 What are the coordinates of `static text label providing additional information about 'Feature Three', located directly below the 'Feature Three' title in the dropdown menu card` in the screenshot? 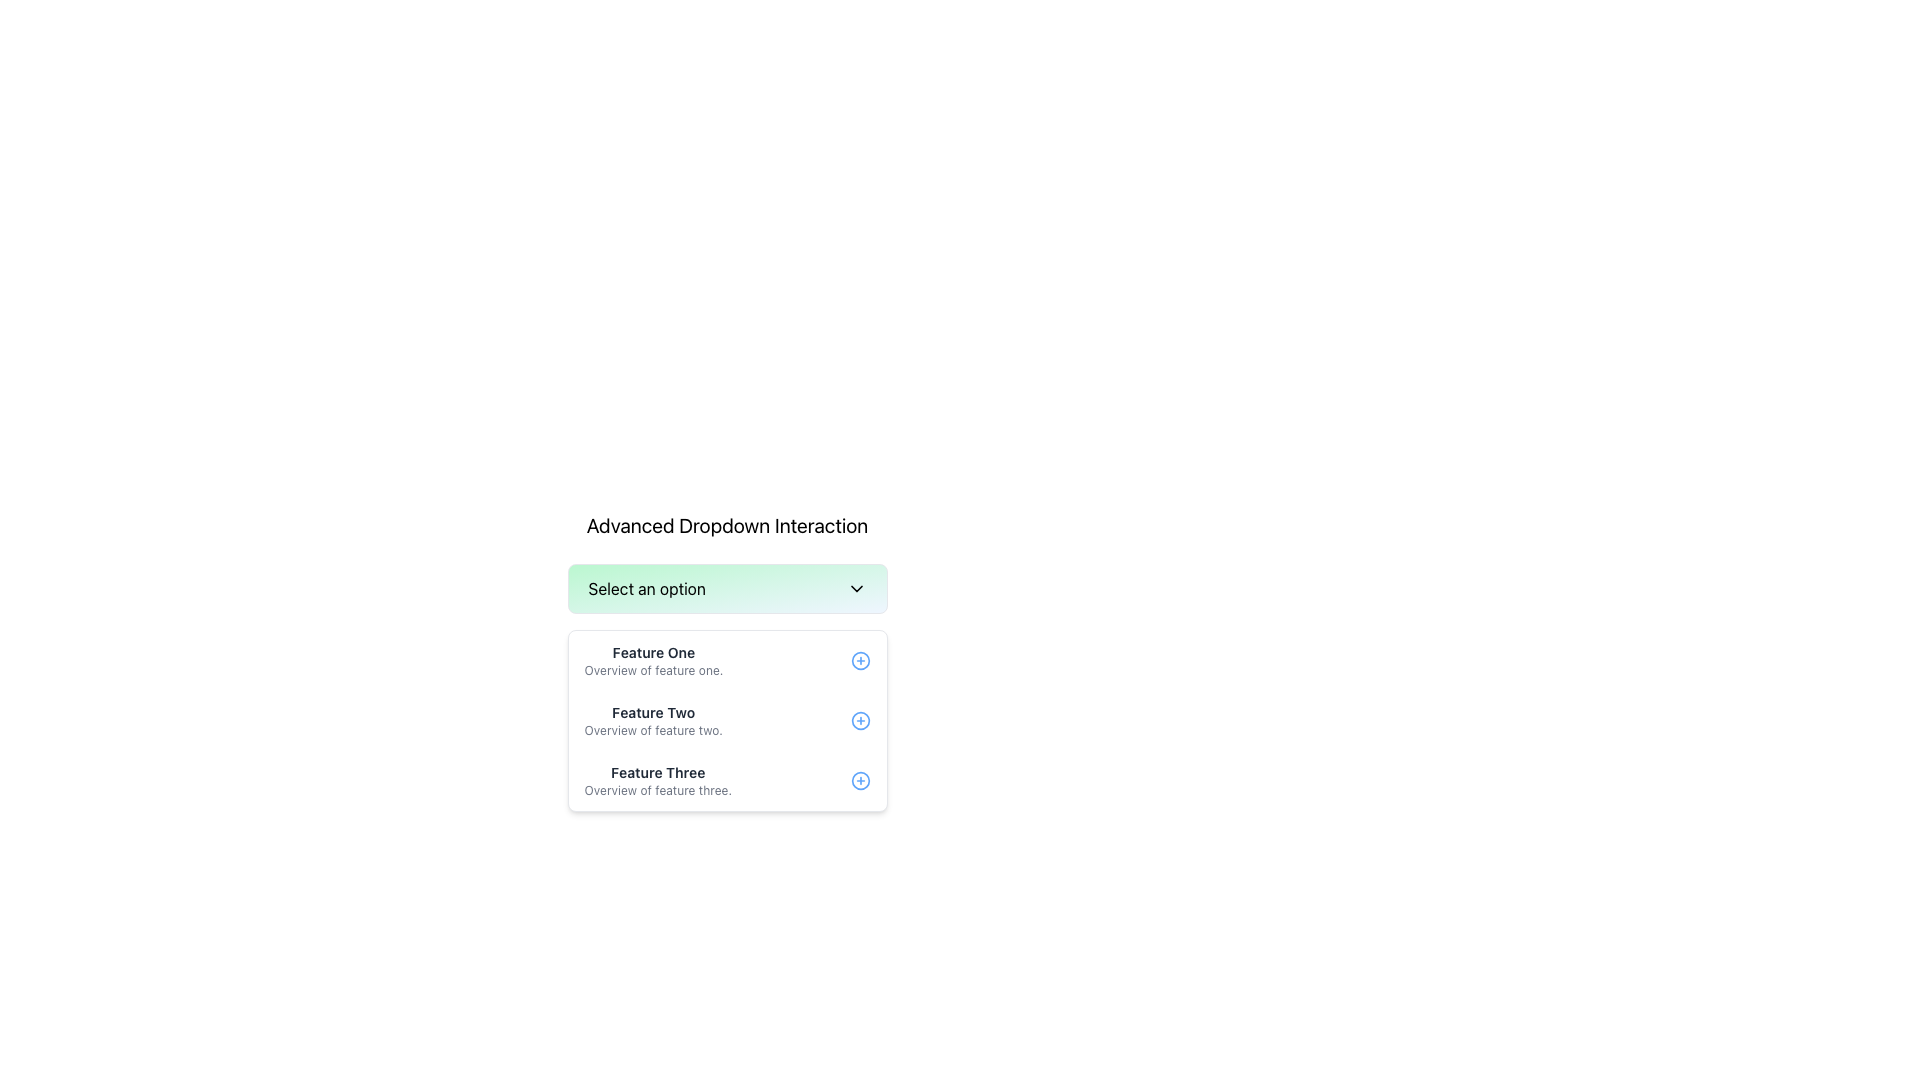 It's located at (658, 789).